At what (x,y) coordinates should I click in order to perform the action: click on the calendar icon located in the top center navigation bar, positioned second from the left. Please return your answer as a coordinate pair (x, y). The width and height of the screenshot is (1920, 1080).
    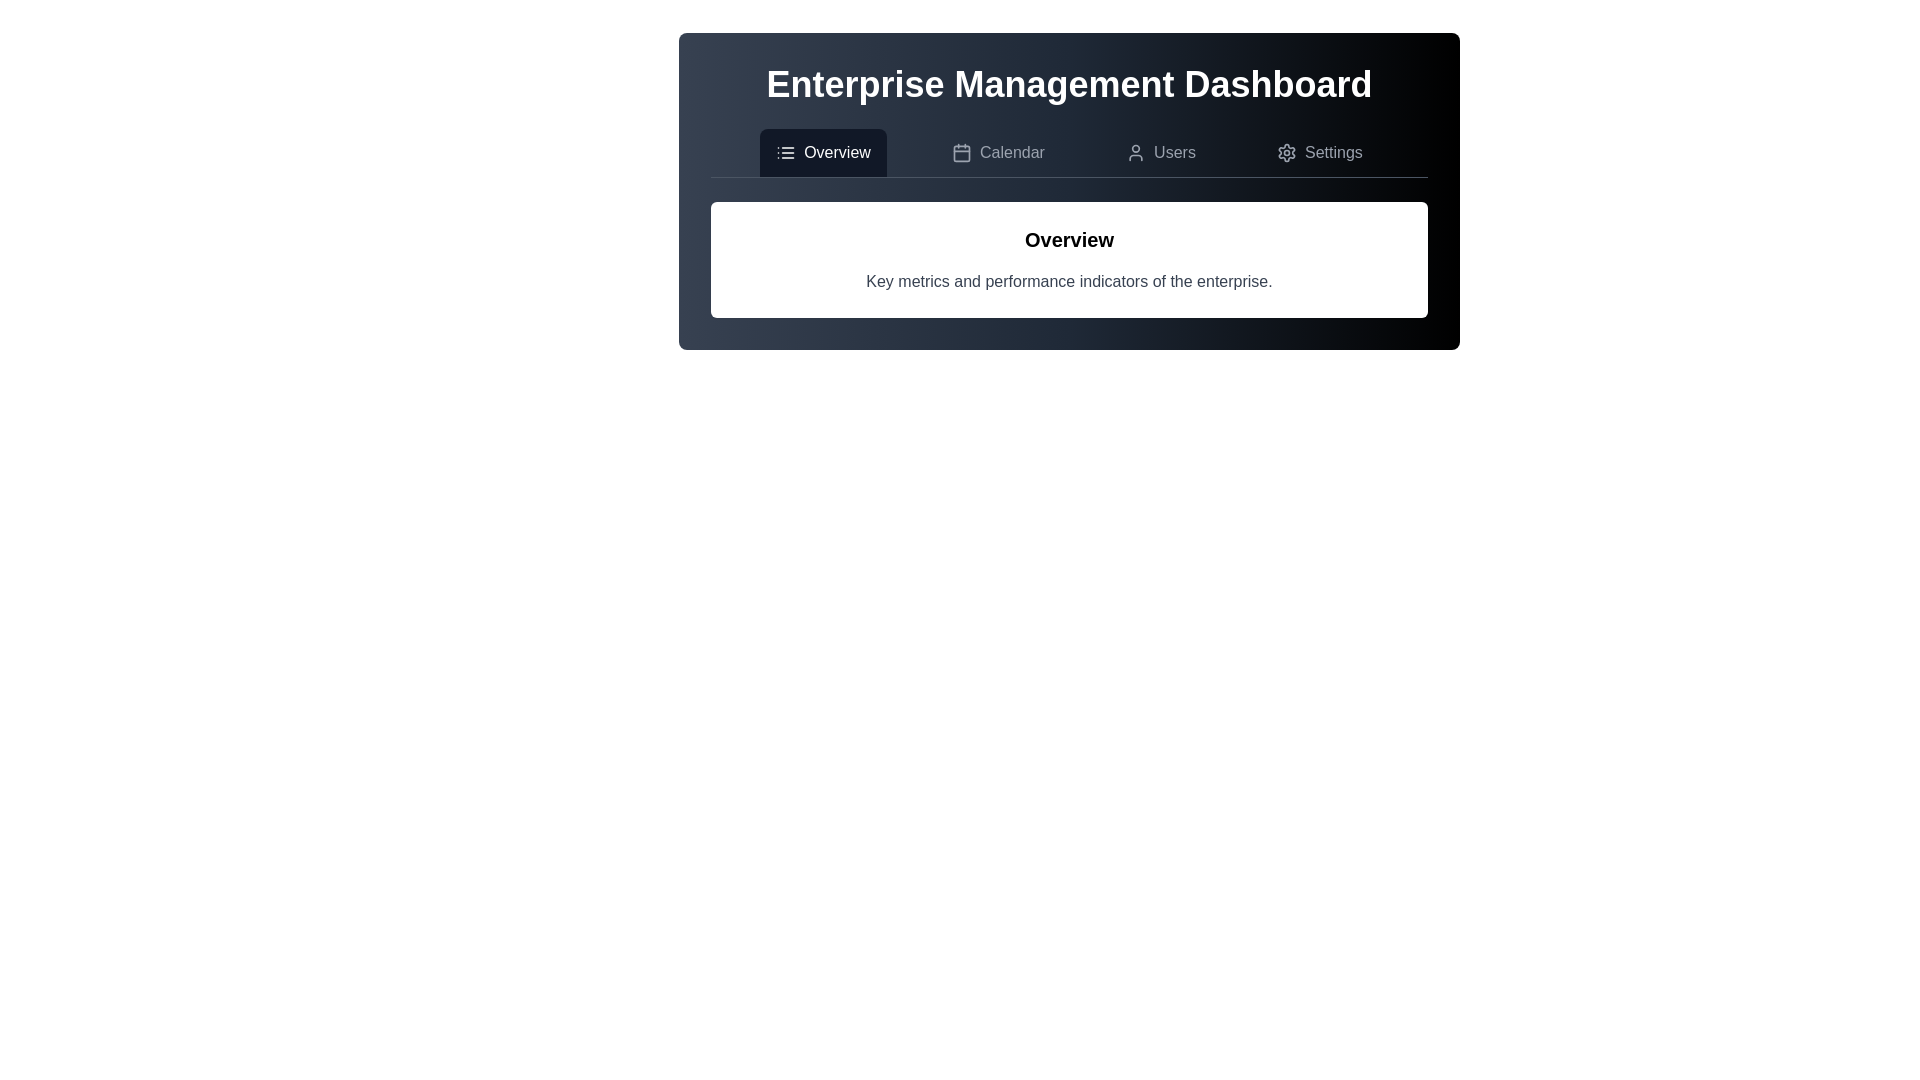
    Looking at the image, I should click on (961, 152).